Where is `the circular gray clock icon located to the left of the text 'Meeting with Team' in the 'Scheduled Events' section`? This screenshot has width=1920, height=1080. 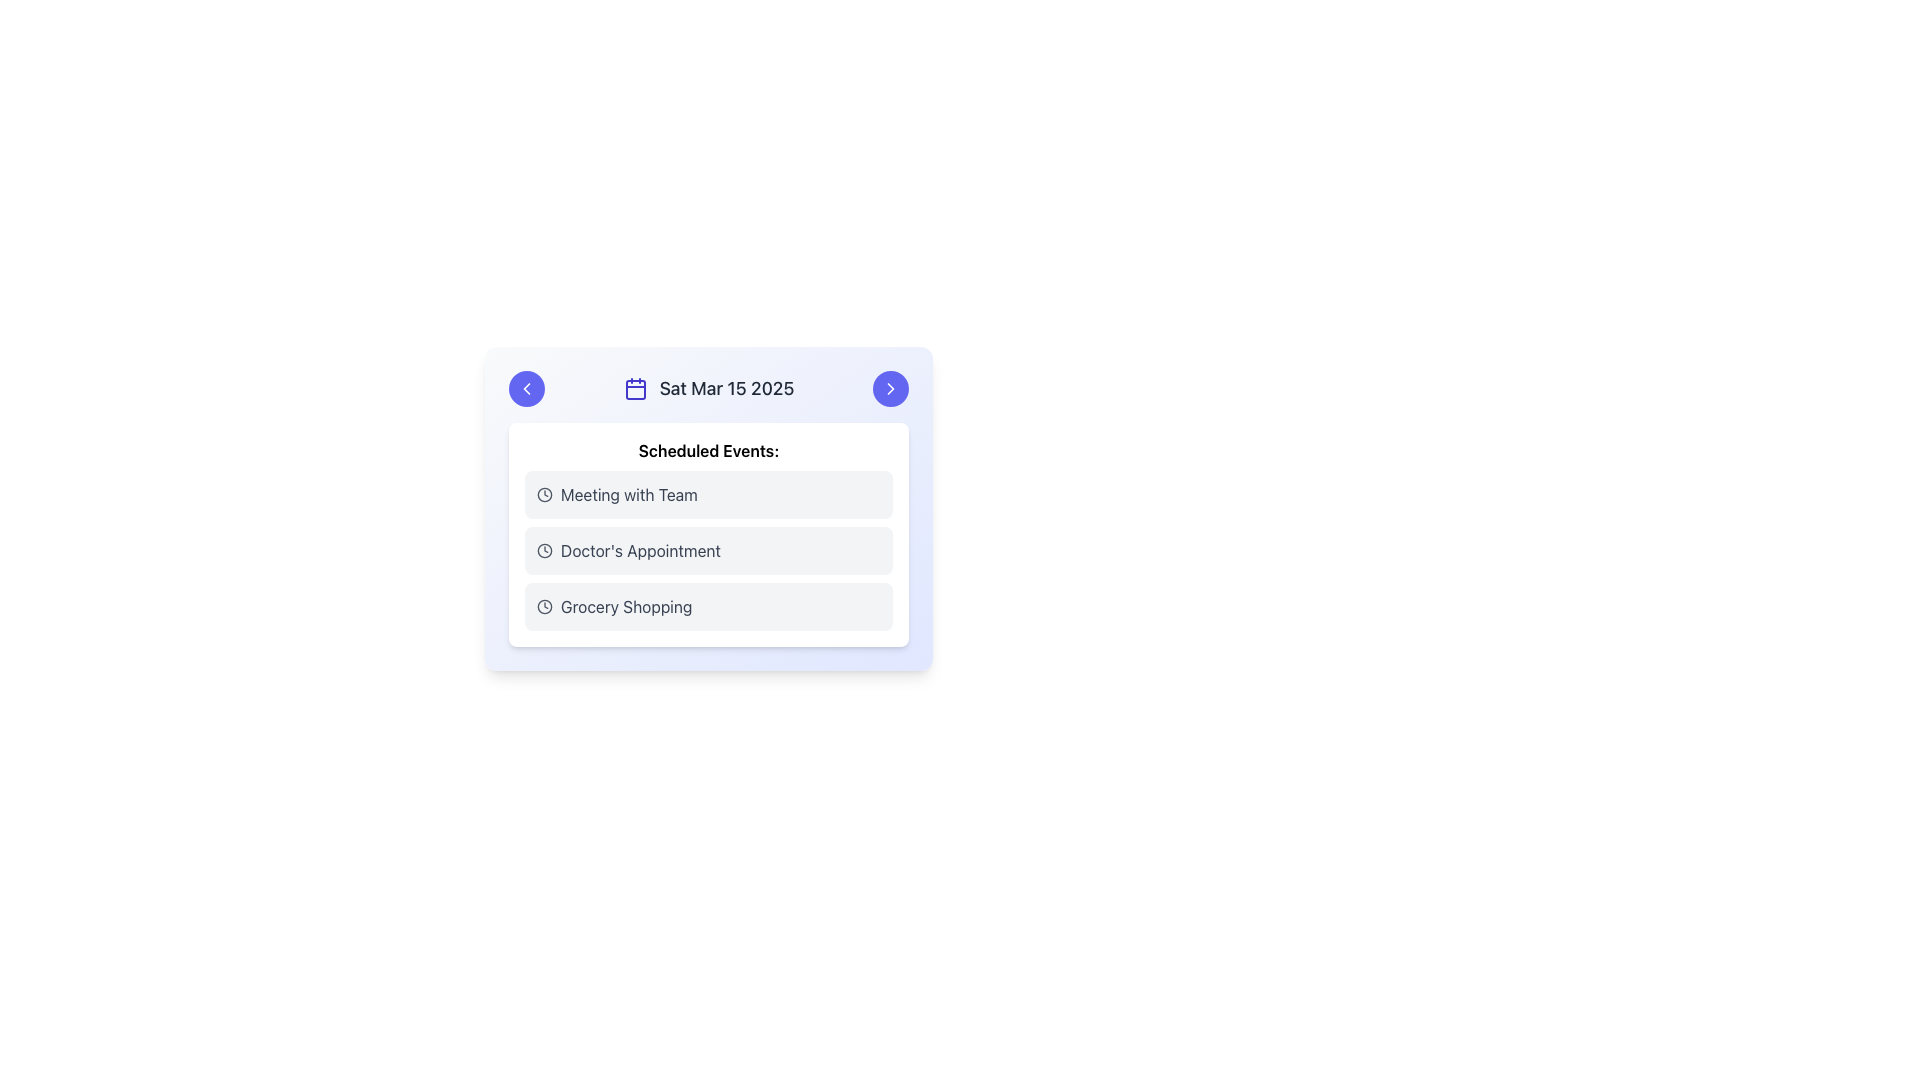
the circular gray clock icon located to the left of the text 'Meeting with Team' in the 'Scheduled Events' section is located at coordinates (545, 494).